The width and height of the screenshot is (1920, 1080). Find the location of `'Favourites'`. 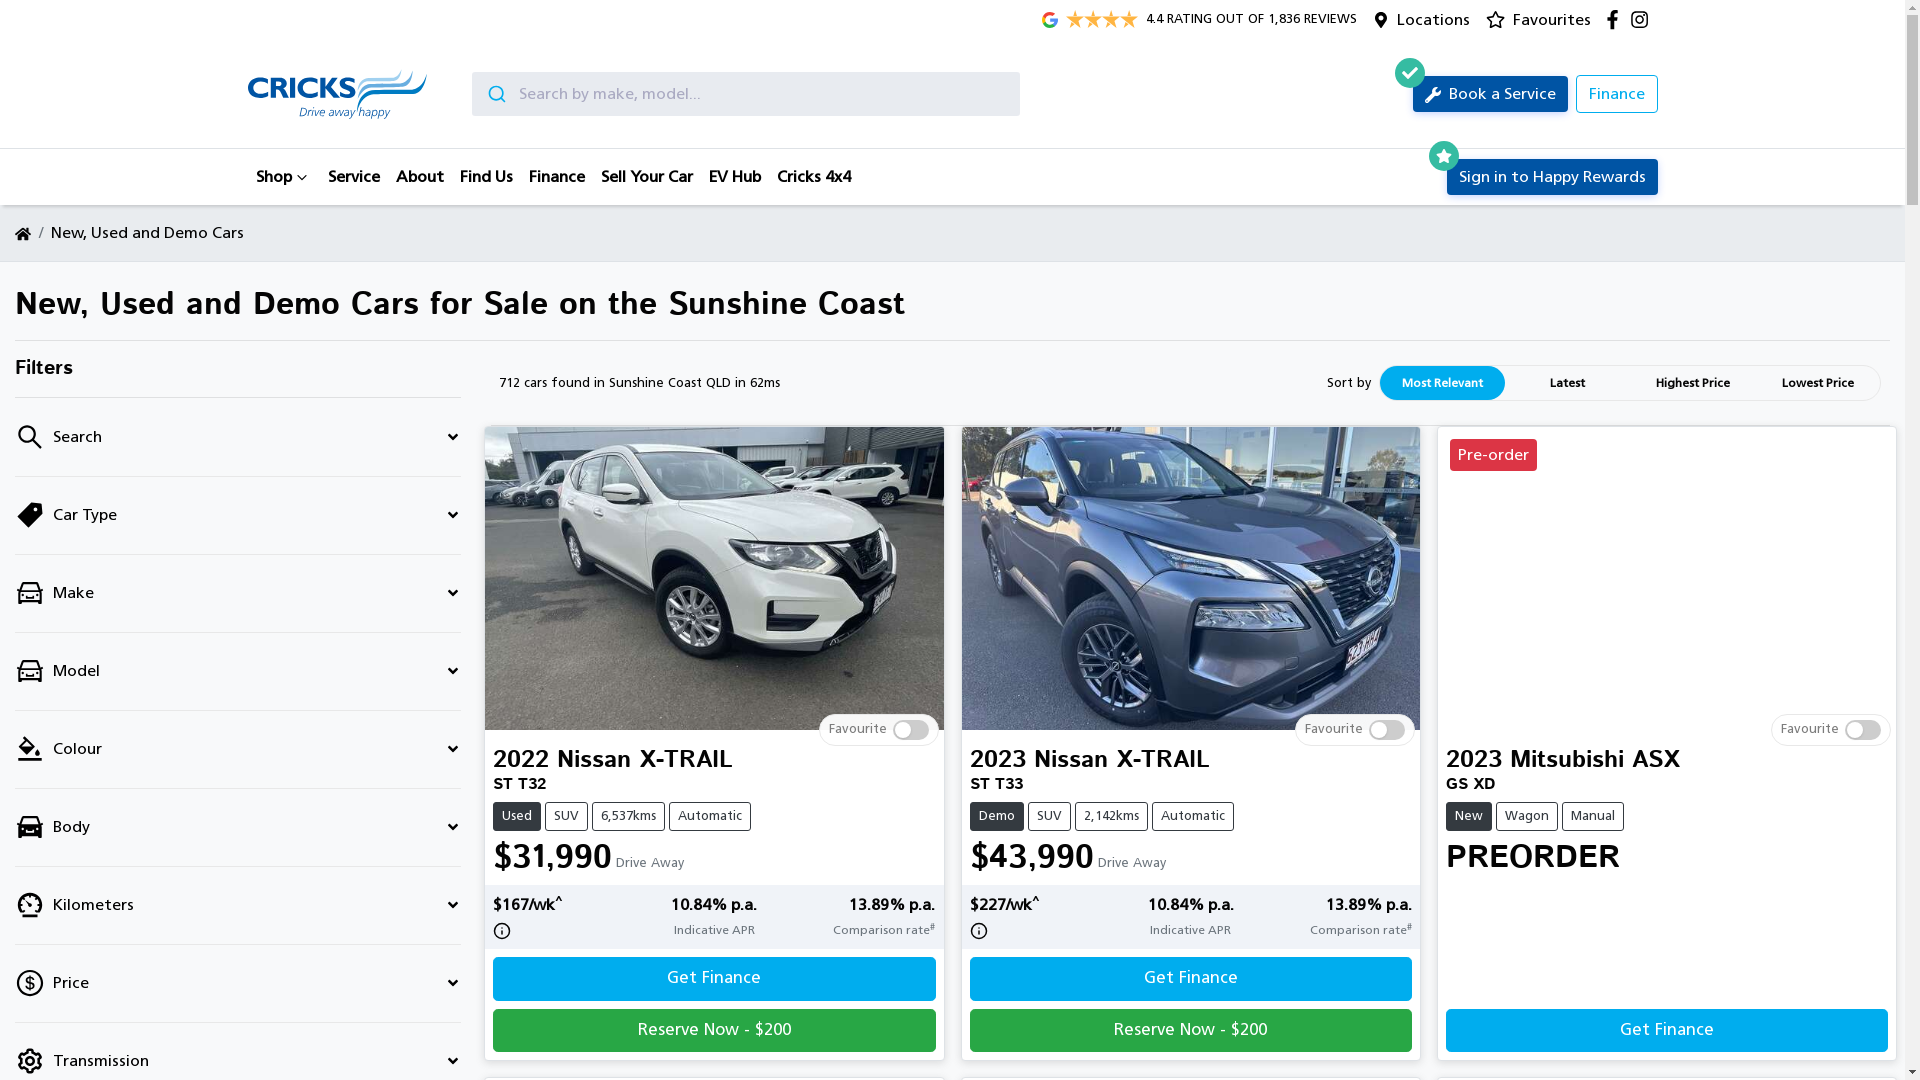

'Favourites' is located at coordinates (1543, 19).